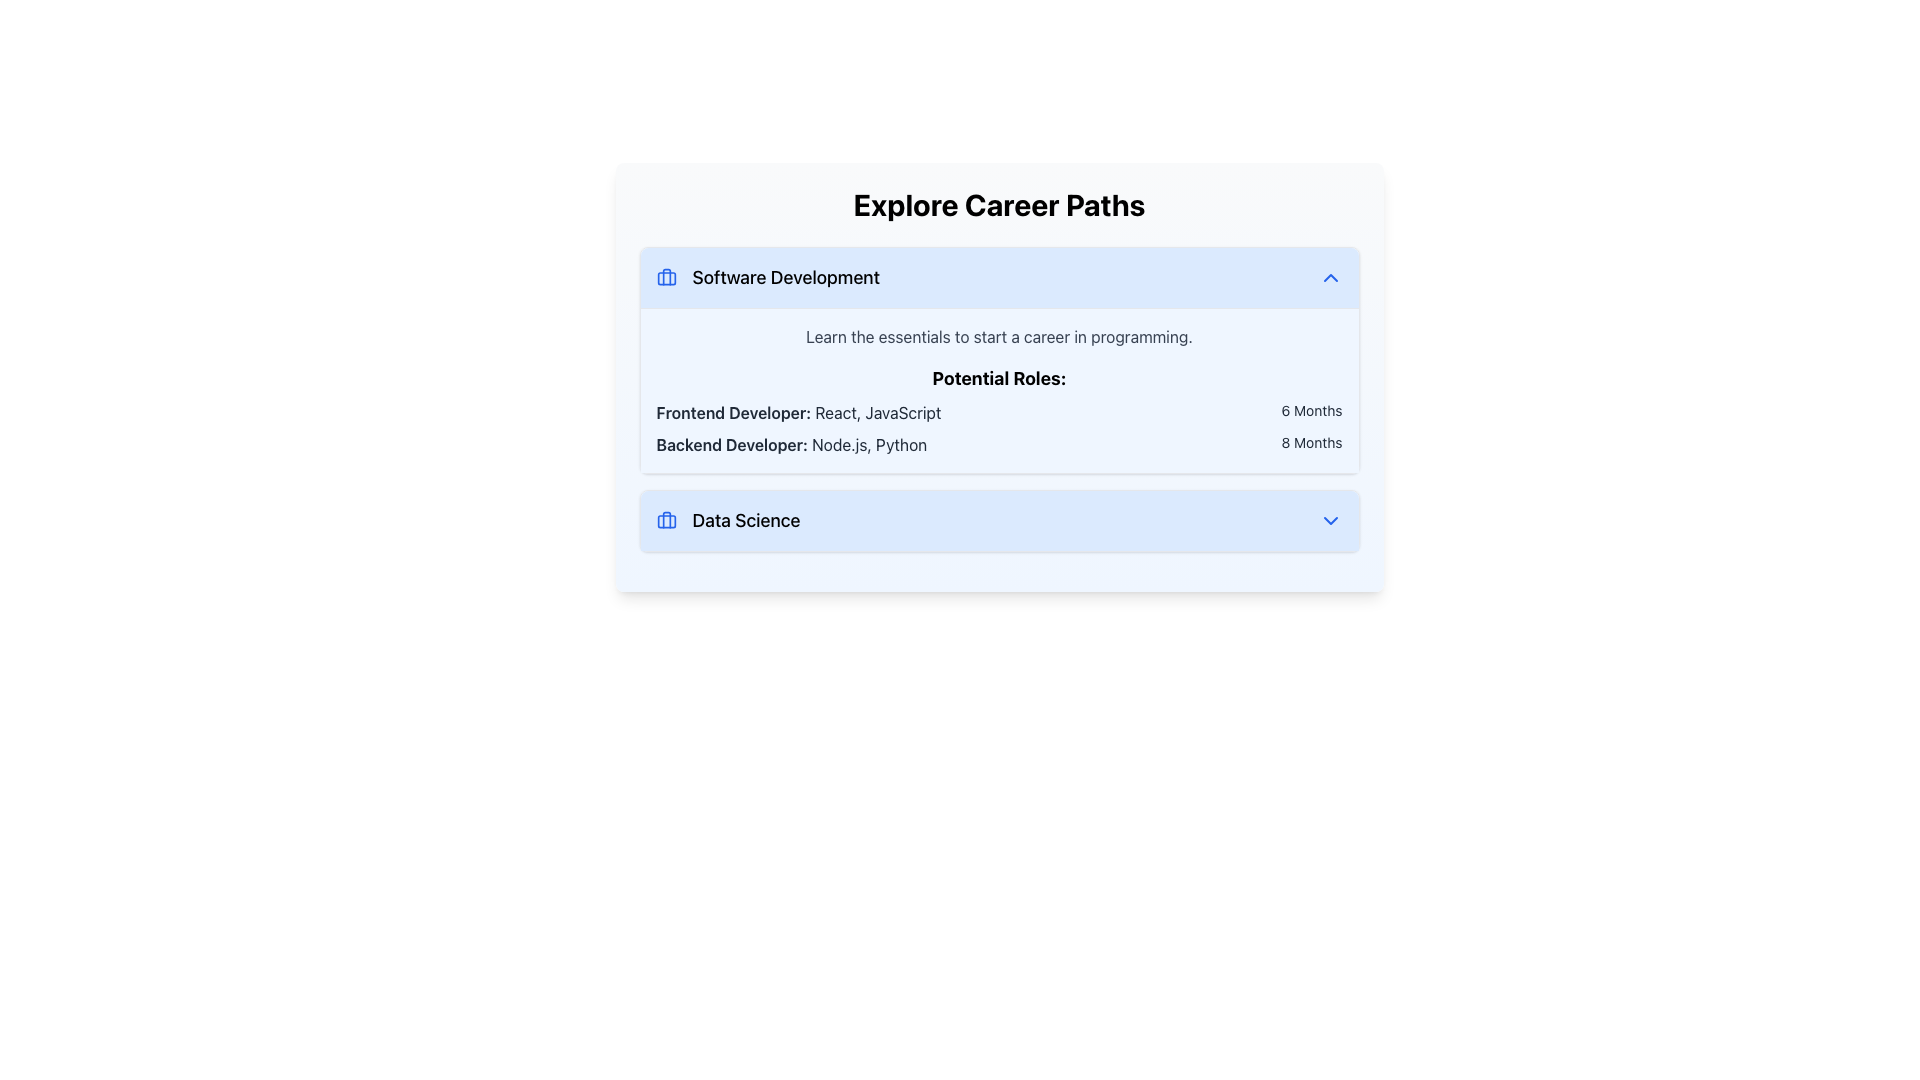  I want to click on the text label 'Backend Developer:' which is styled in bold and located under the 'Potential Roles' section in the 'Software Development' category, so click(731, 443).